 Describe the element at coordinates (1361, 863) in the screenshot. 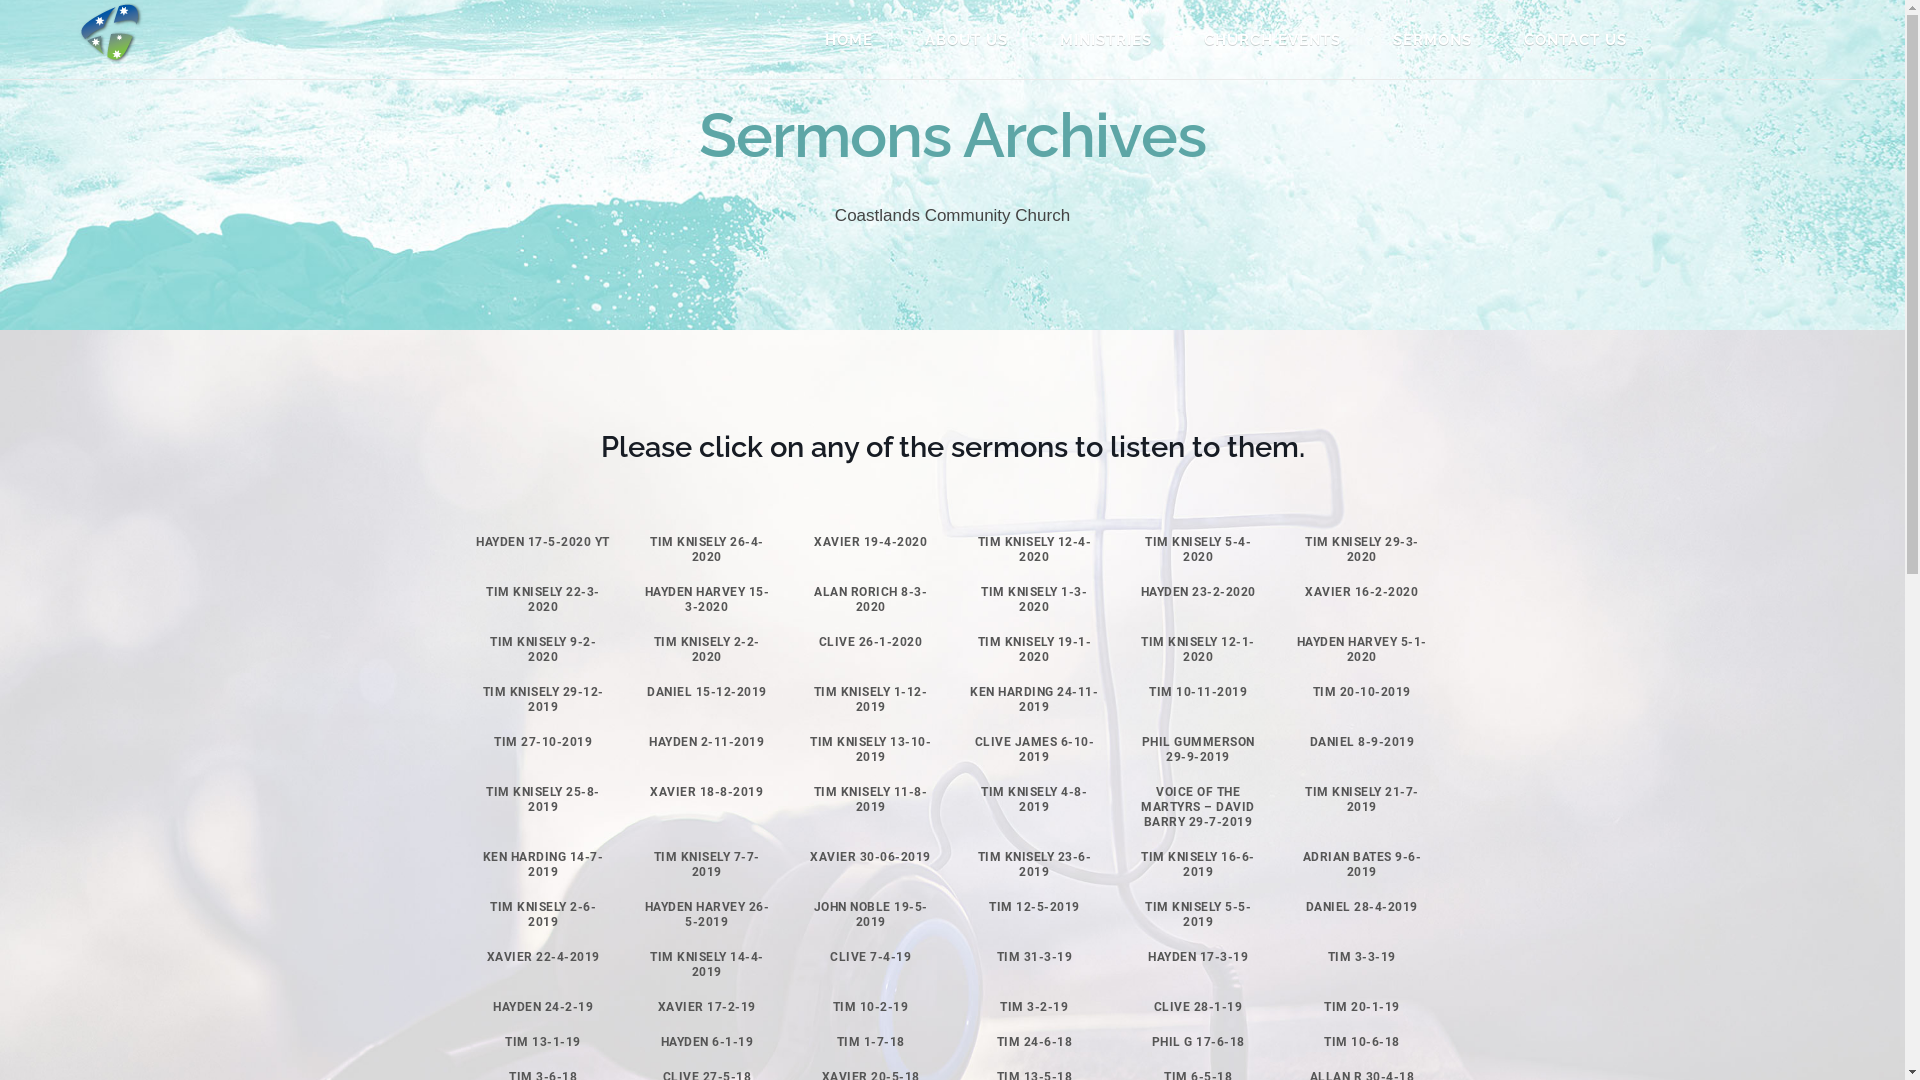

I see `'ADRIAN BATES 9-6-2019'` at that location.